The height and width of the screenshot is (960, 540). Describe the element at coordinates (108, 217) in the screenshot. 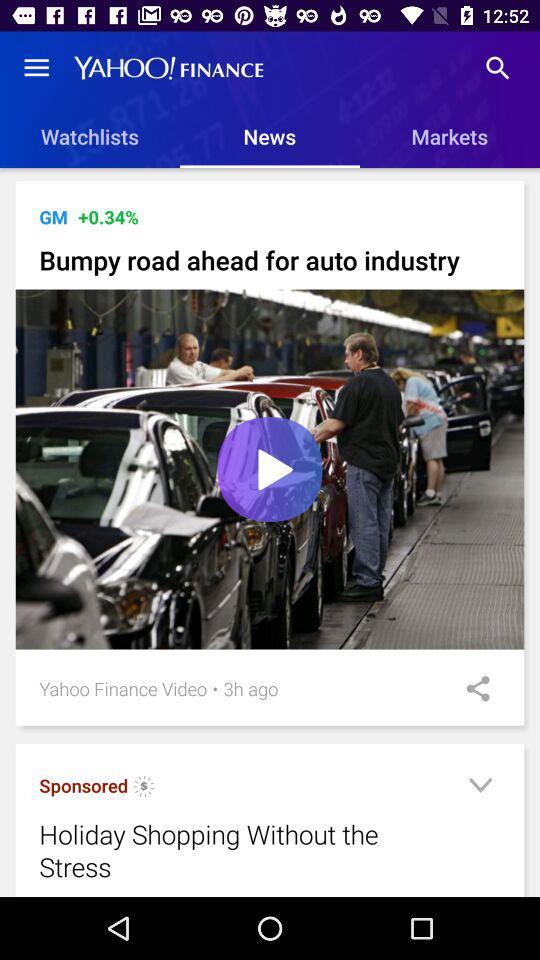

I see `+0.34%` at that location.